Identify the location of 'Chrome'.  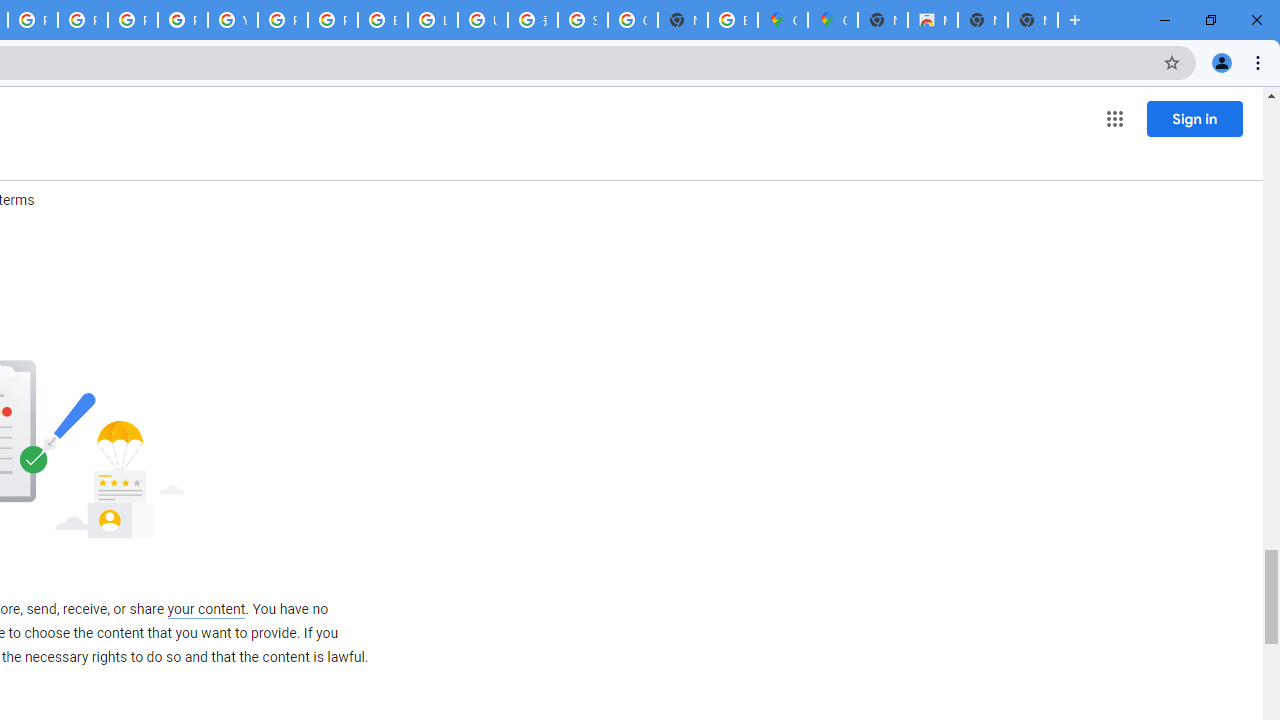
(1259, 61).